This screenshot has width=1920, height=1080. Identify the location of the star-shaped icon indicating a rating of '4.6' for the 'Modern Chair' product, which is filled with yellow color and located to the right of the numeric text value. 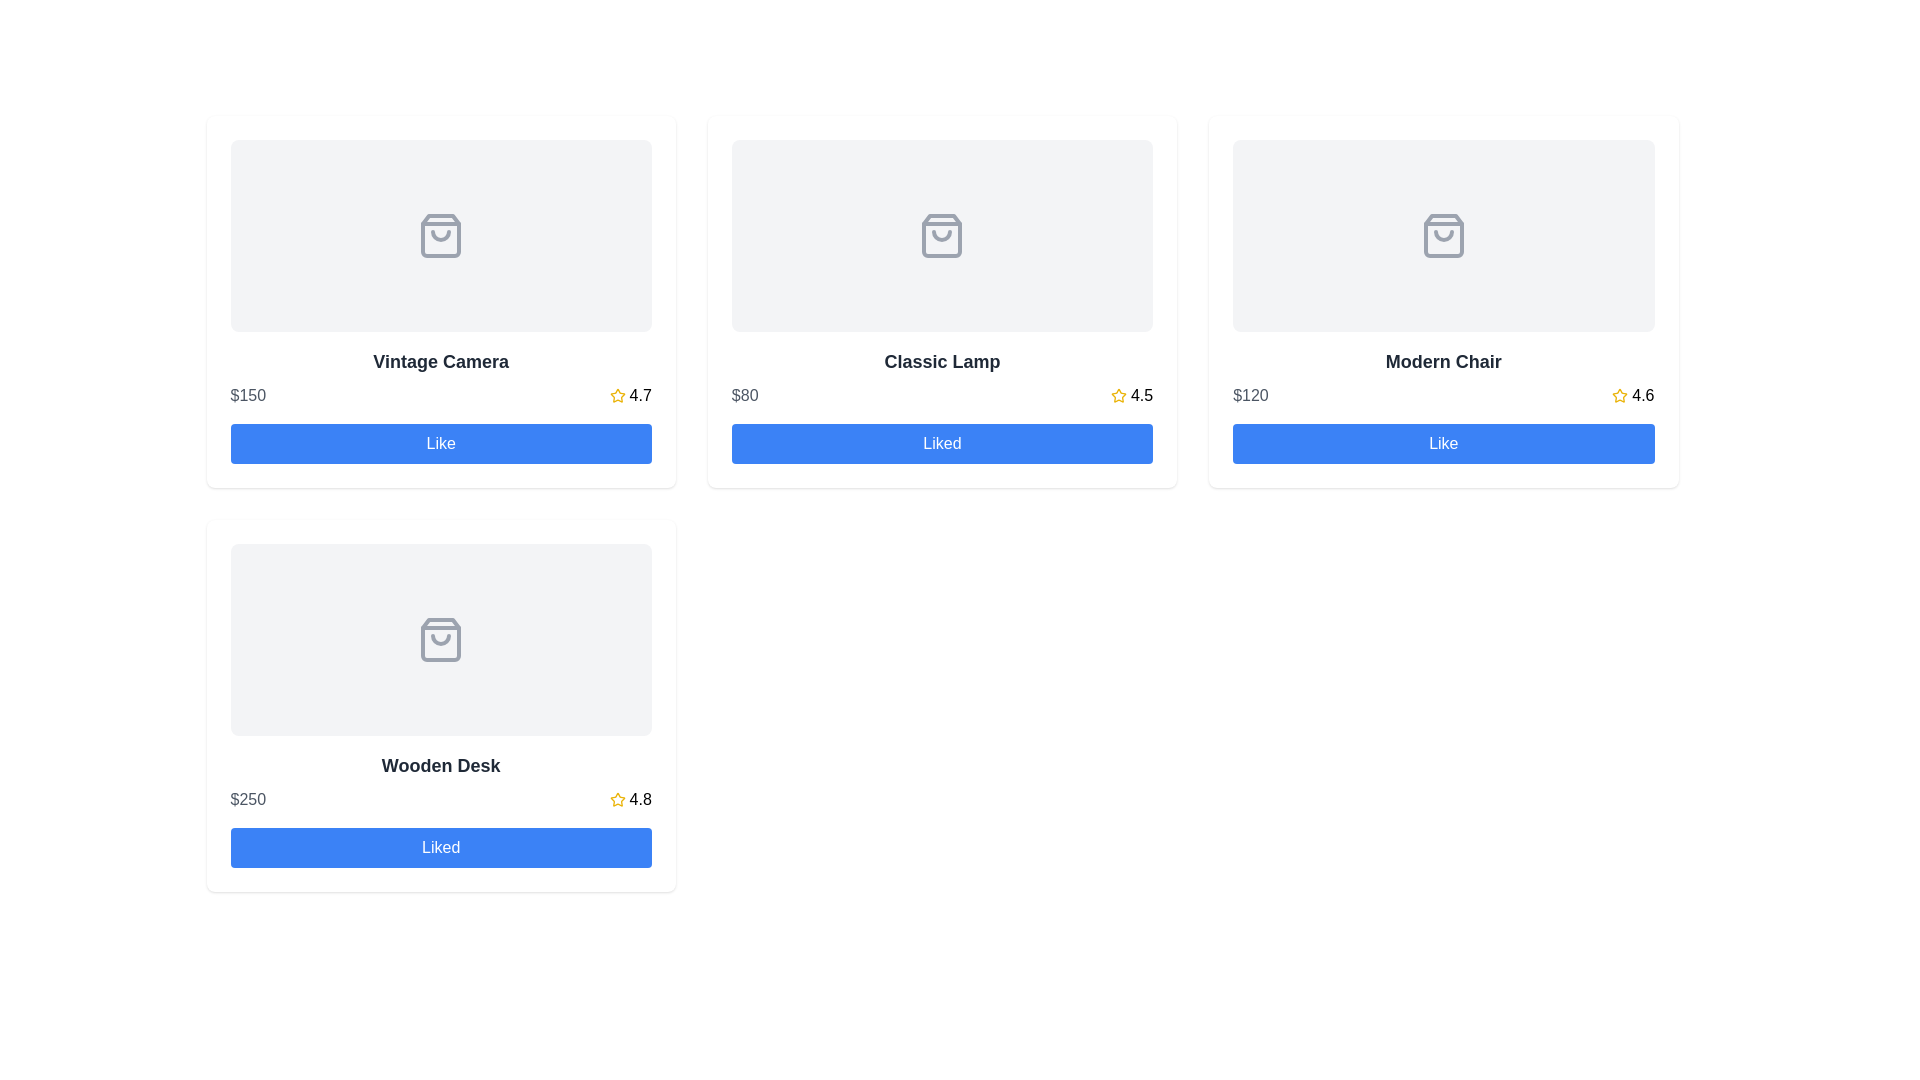
(1620, 395).